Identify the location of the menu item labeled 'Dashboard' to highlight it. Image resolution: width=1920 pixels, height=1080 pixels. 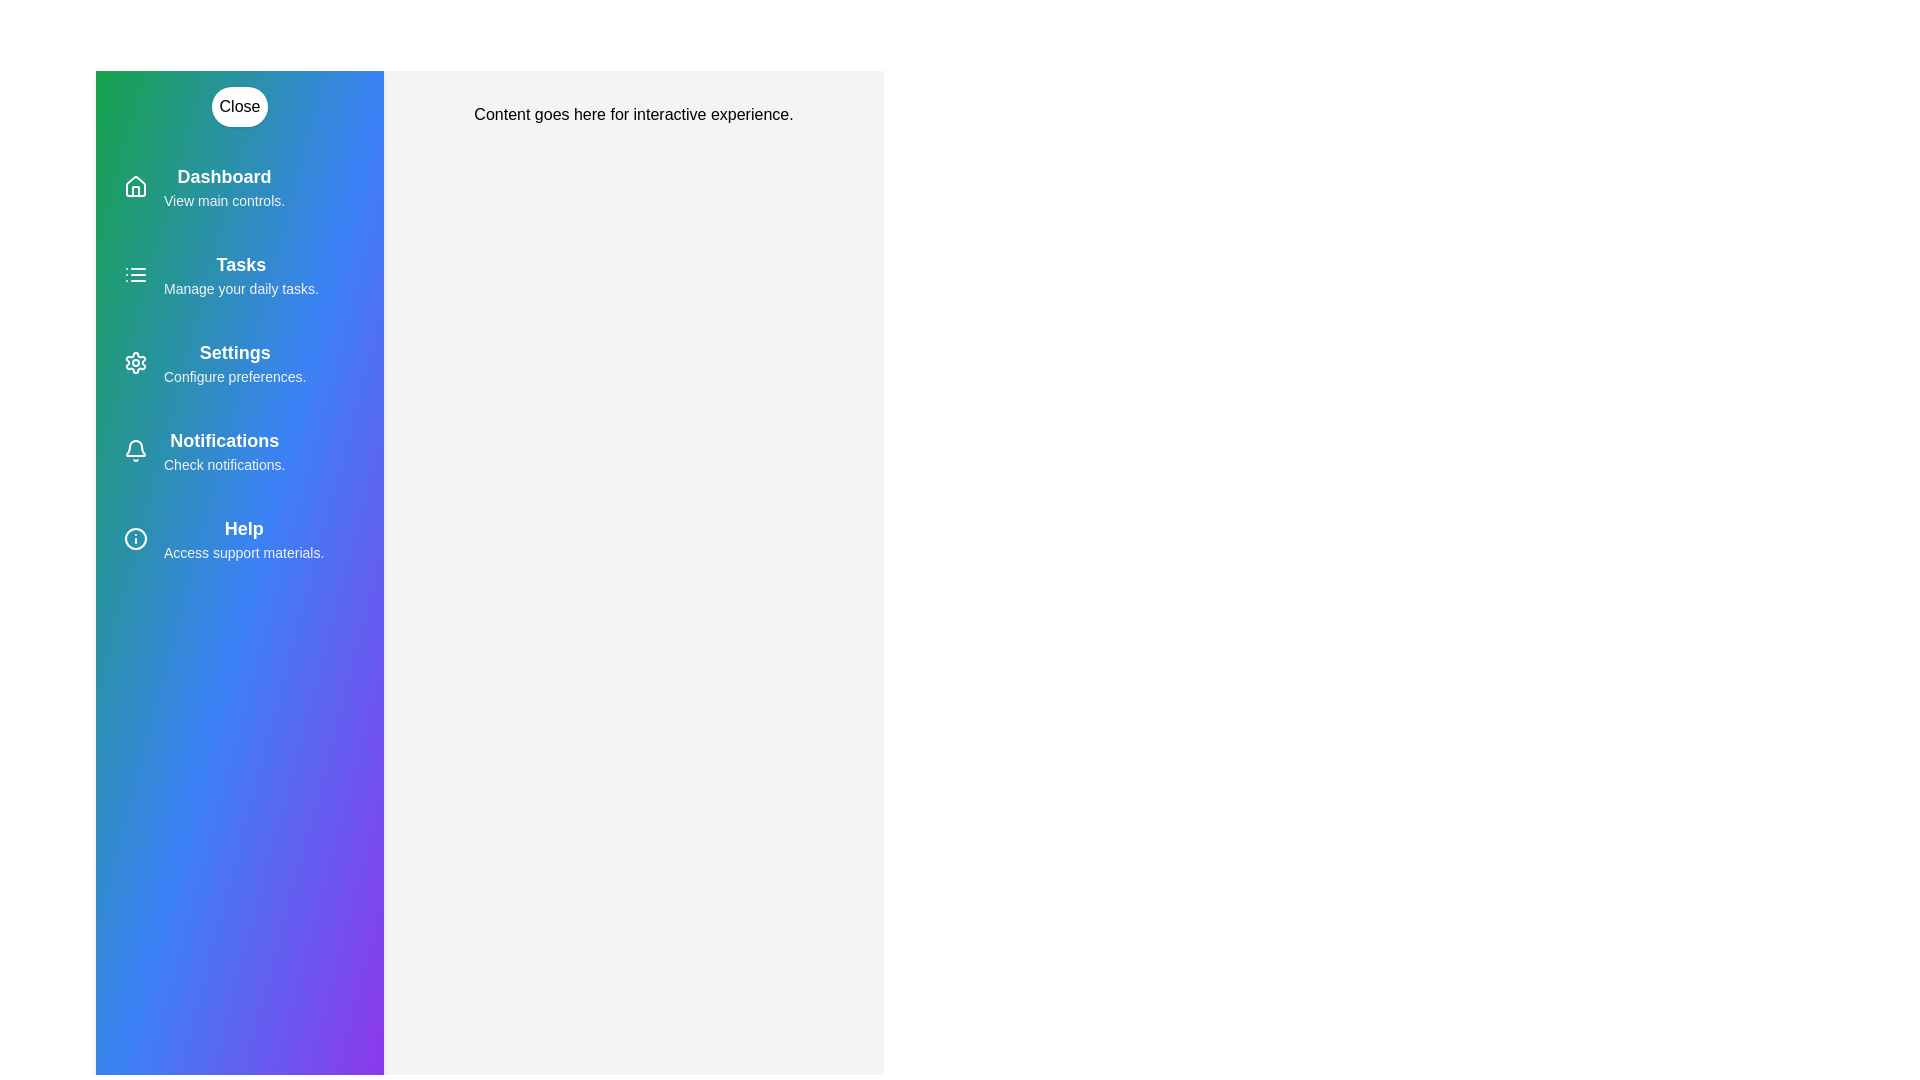
(240, 186).